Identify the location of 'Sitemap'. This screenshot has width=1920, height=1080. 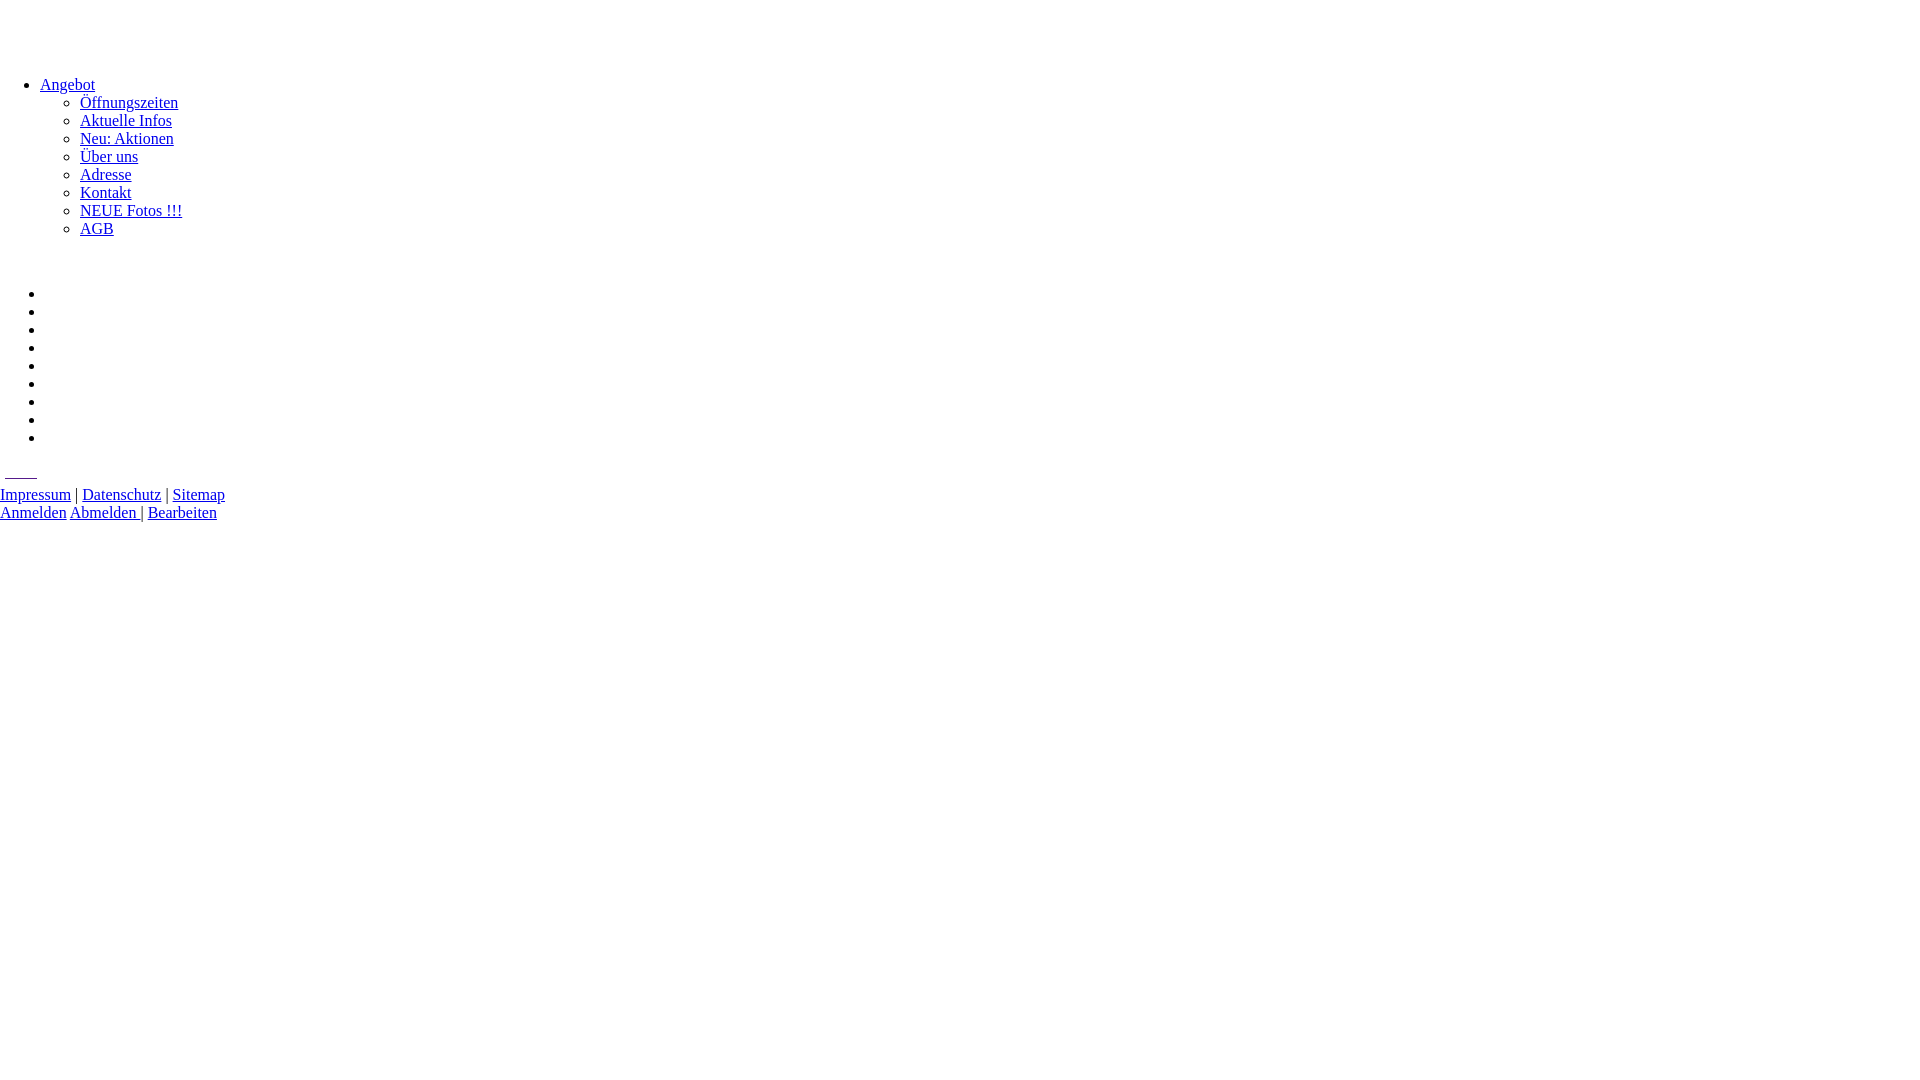
(198, 494).